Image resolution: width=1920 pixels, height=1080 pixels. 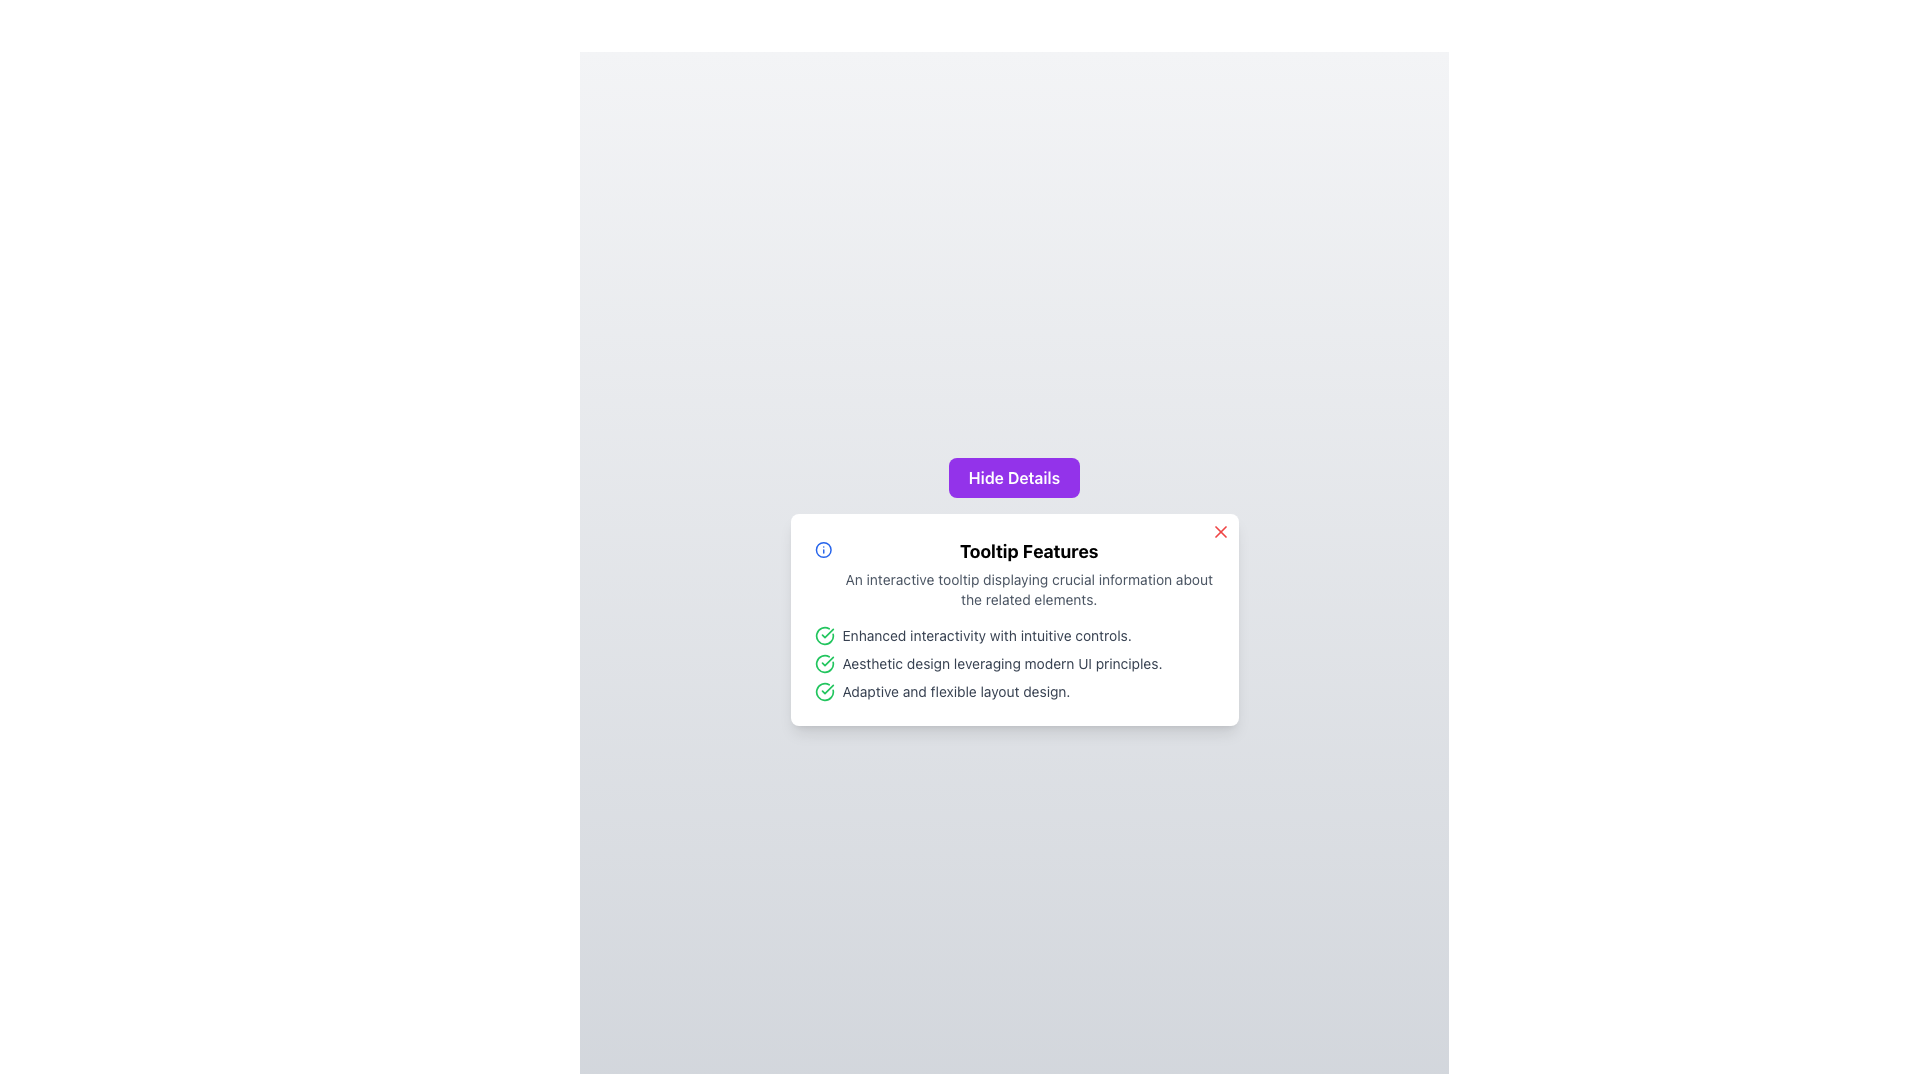 I want to click on the circular green check mark icon that is the first element in the list item row for the text 'Aesthetic design leveraging modern UI principles.', so click(x=824, y=663).